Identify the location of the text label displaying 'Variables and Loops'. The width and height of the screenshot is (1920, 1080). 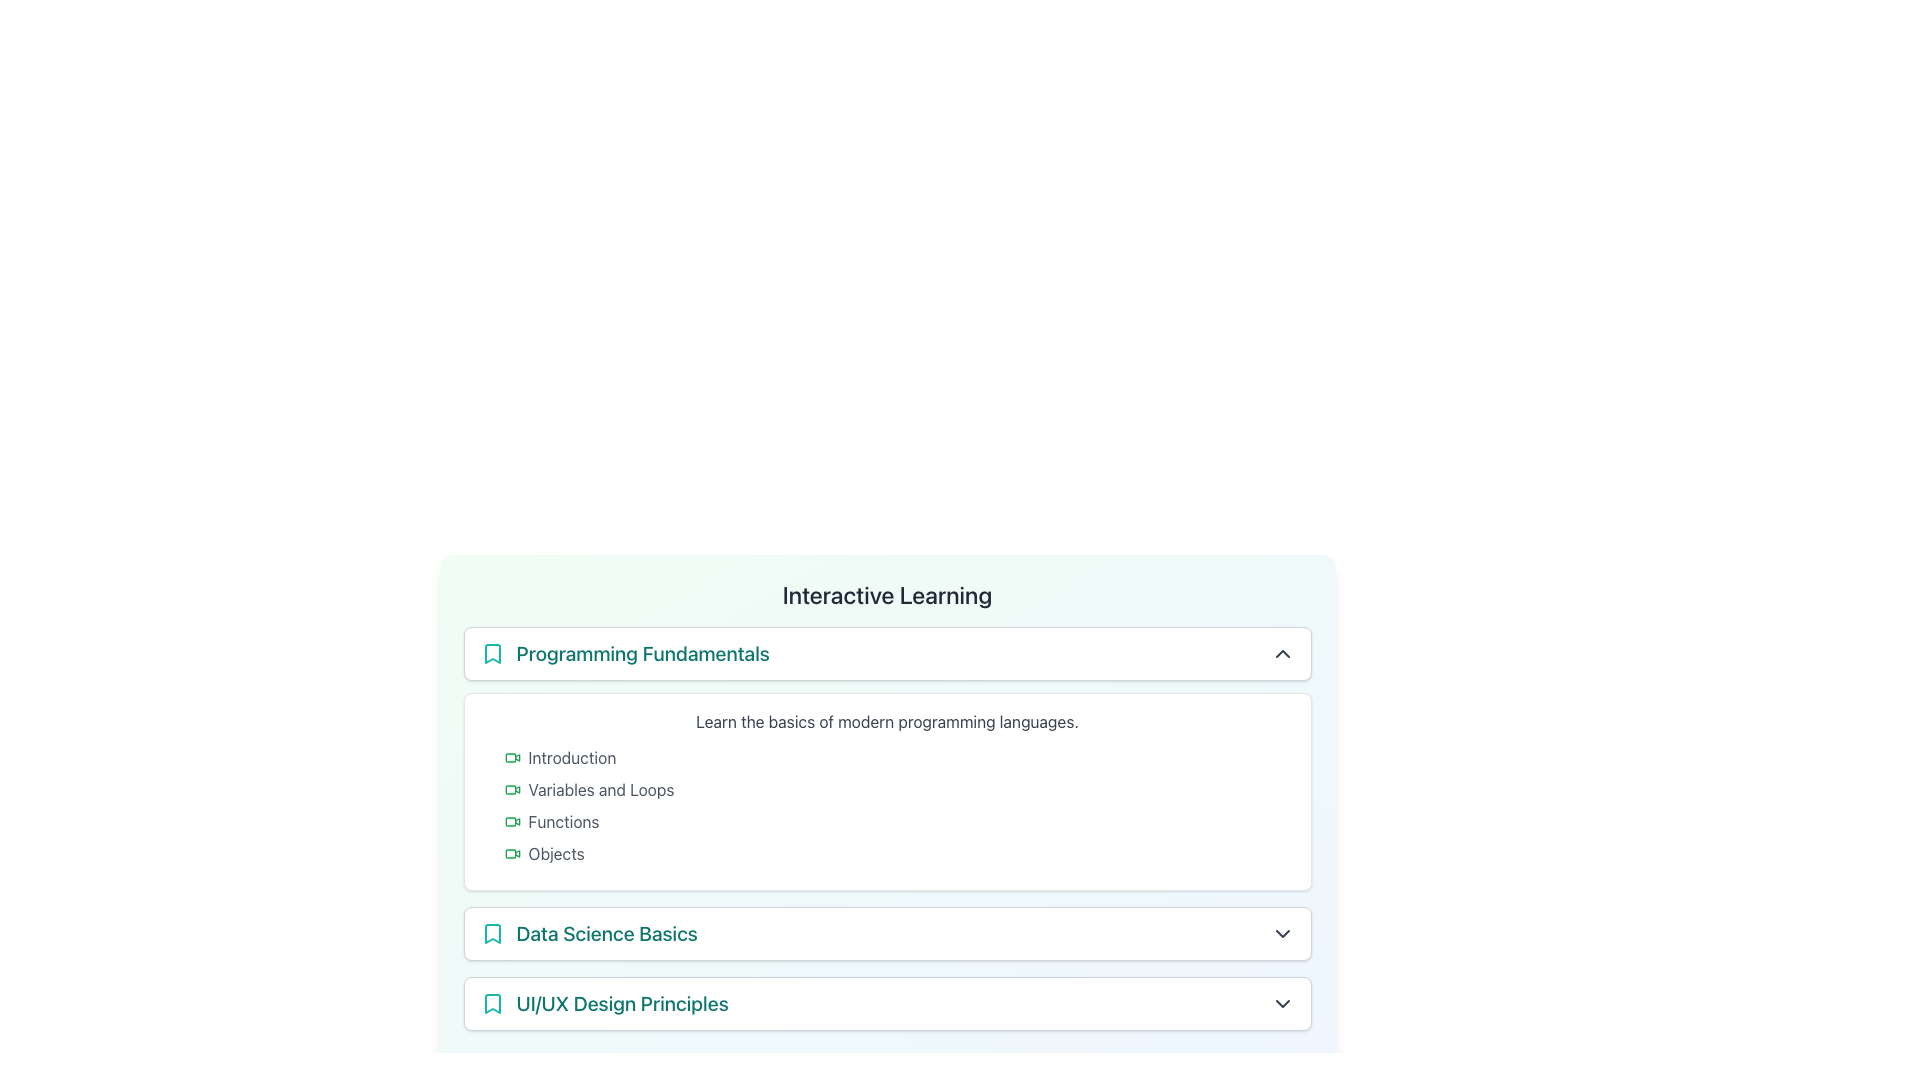
(600, 789).